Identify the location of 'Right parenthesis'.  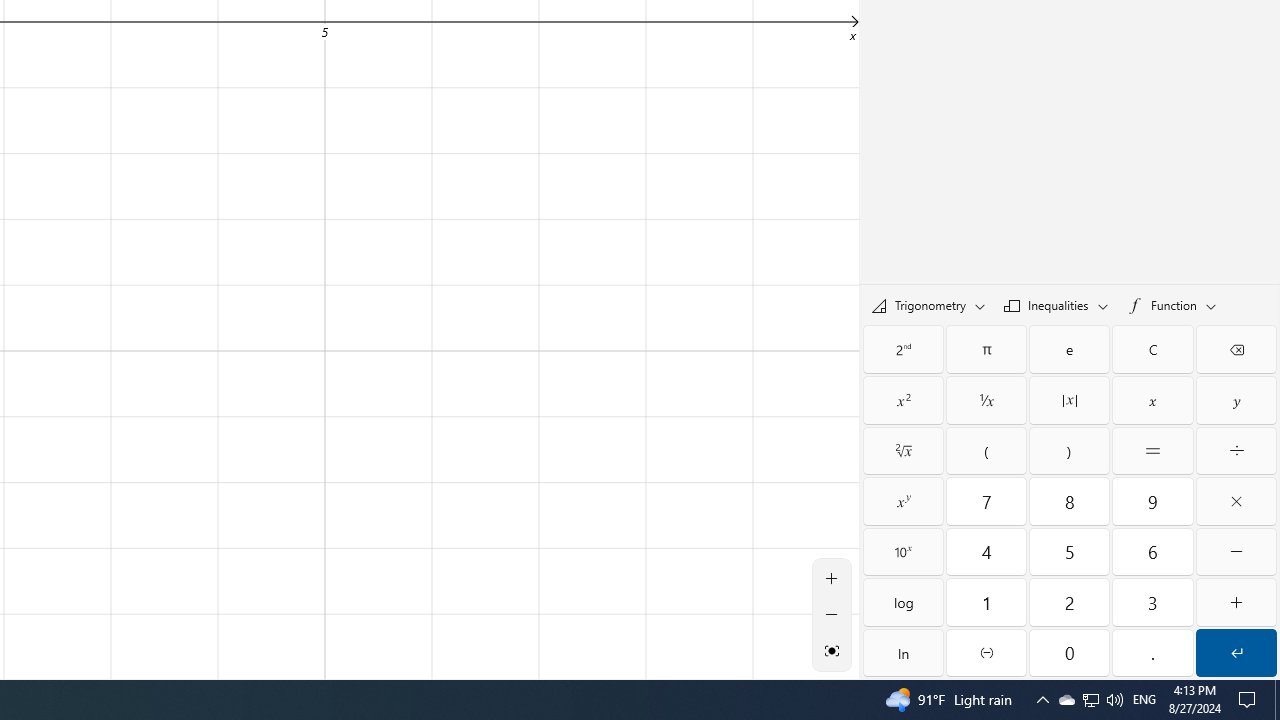
(1068, 451).